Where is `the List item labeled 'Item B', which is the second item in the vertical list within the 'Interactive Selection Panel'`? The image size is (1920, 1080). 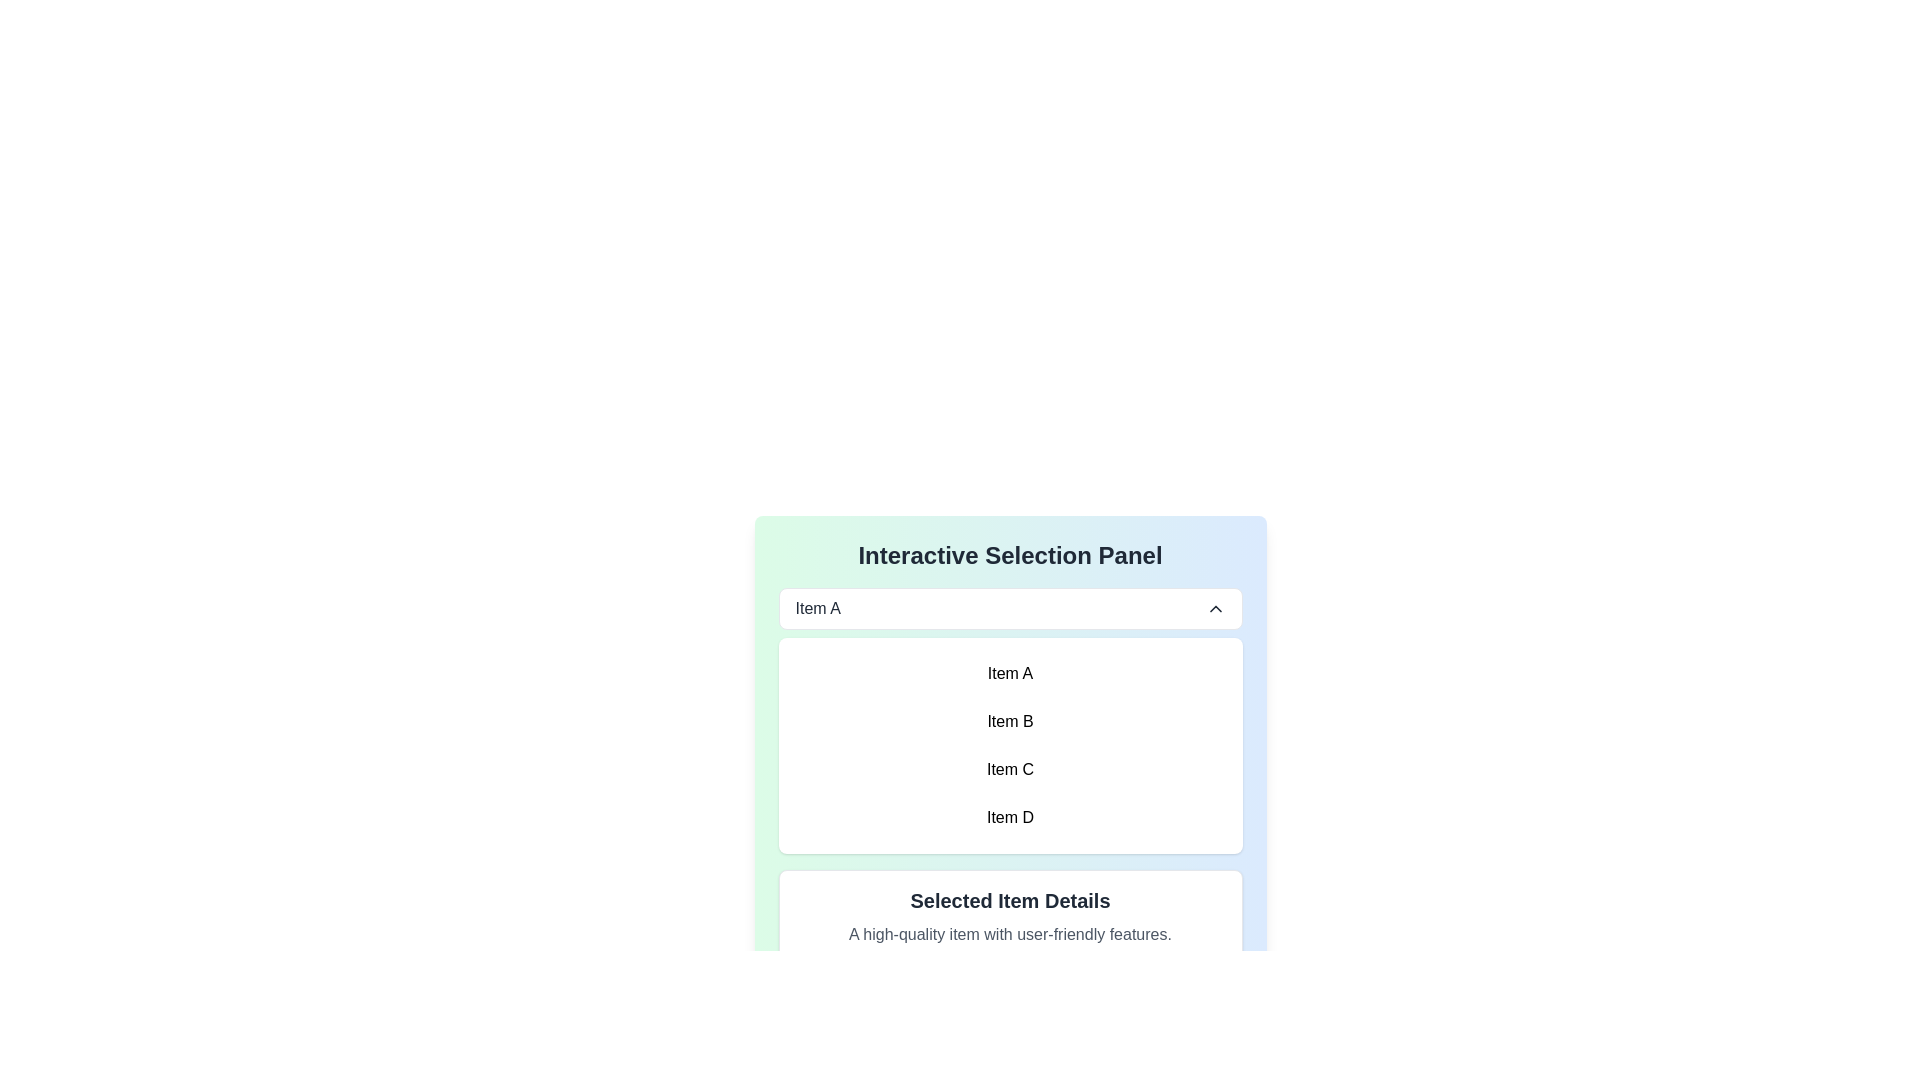
the List item labeled 'Item B', which is the second item in the vertical list within the 'Interactive Selection Panel' is located at coordinates (1010, 721).